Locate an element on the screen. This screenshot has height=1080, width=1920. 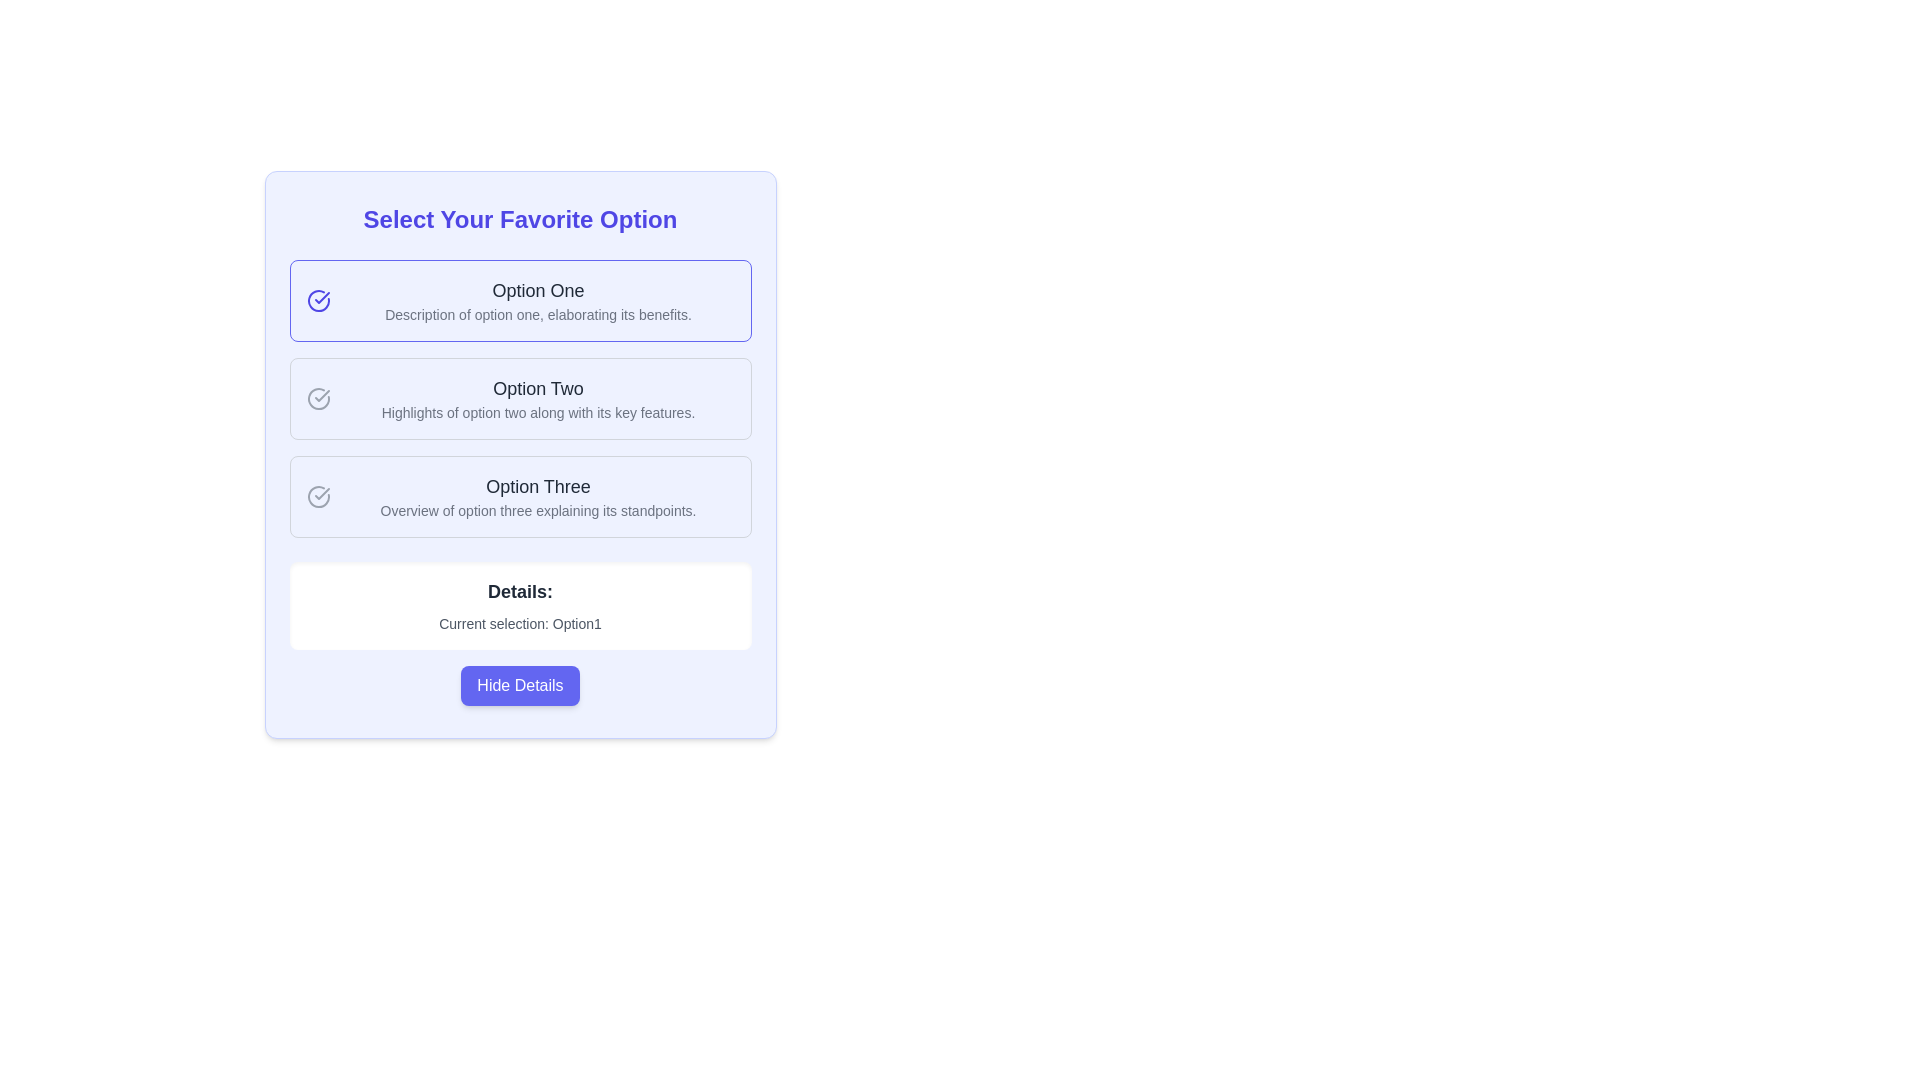
the radio button option for 'Option One' is located at coordinates (520, 300).